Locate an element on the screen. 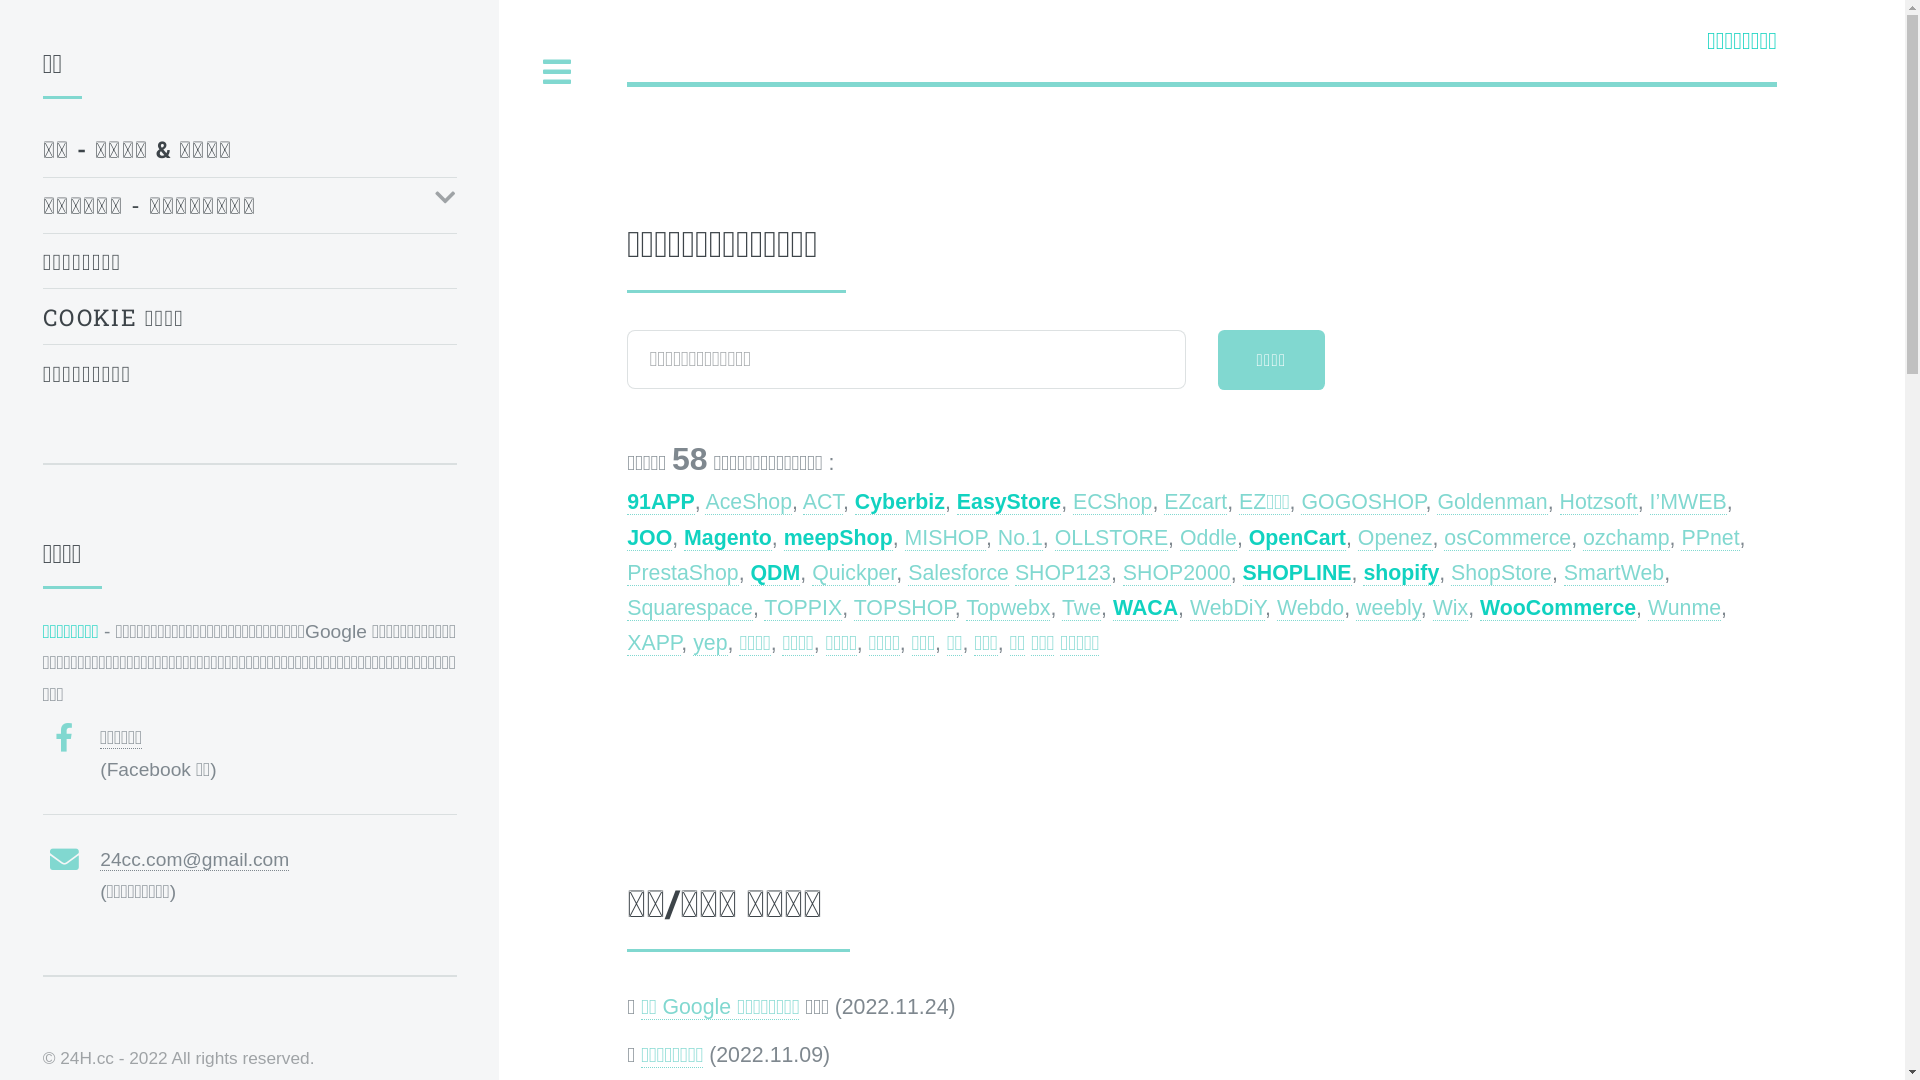  'Webdo' is located at coordinates (1275, 607).